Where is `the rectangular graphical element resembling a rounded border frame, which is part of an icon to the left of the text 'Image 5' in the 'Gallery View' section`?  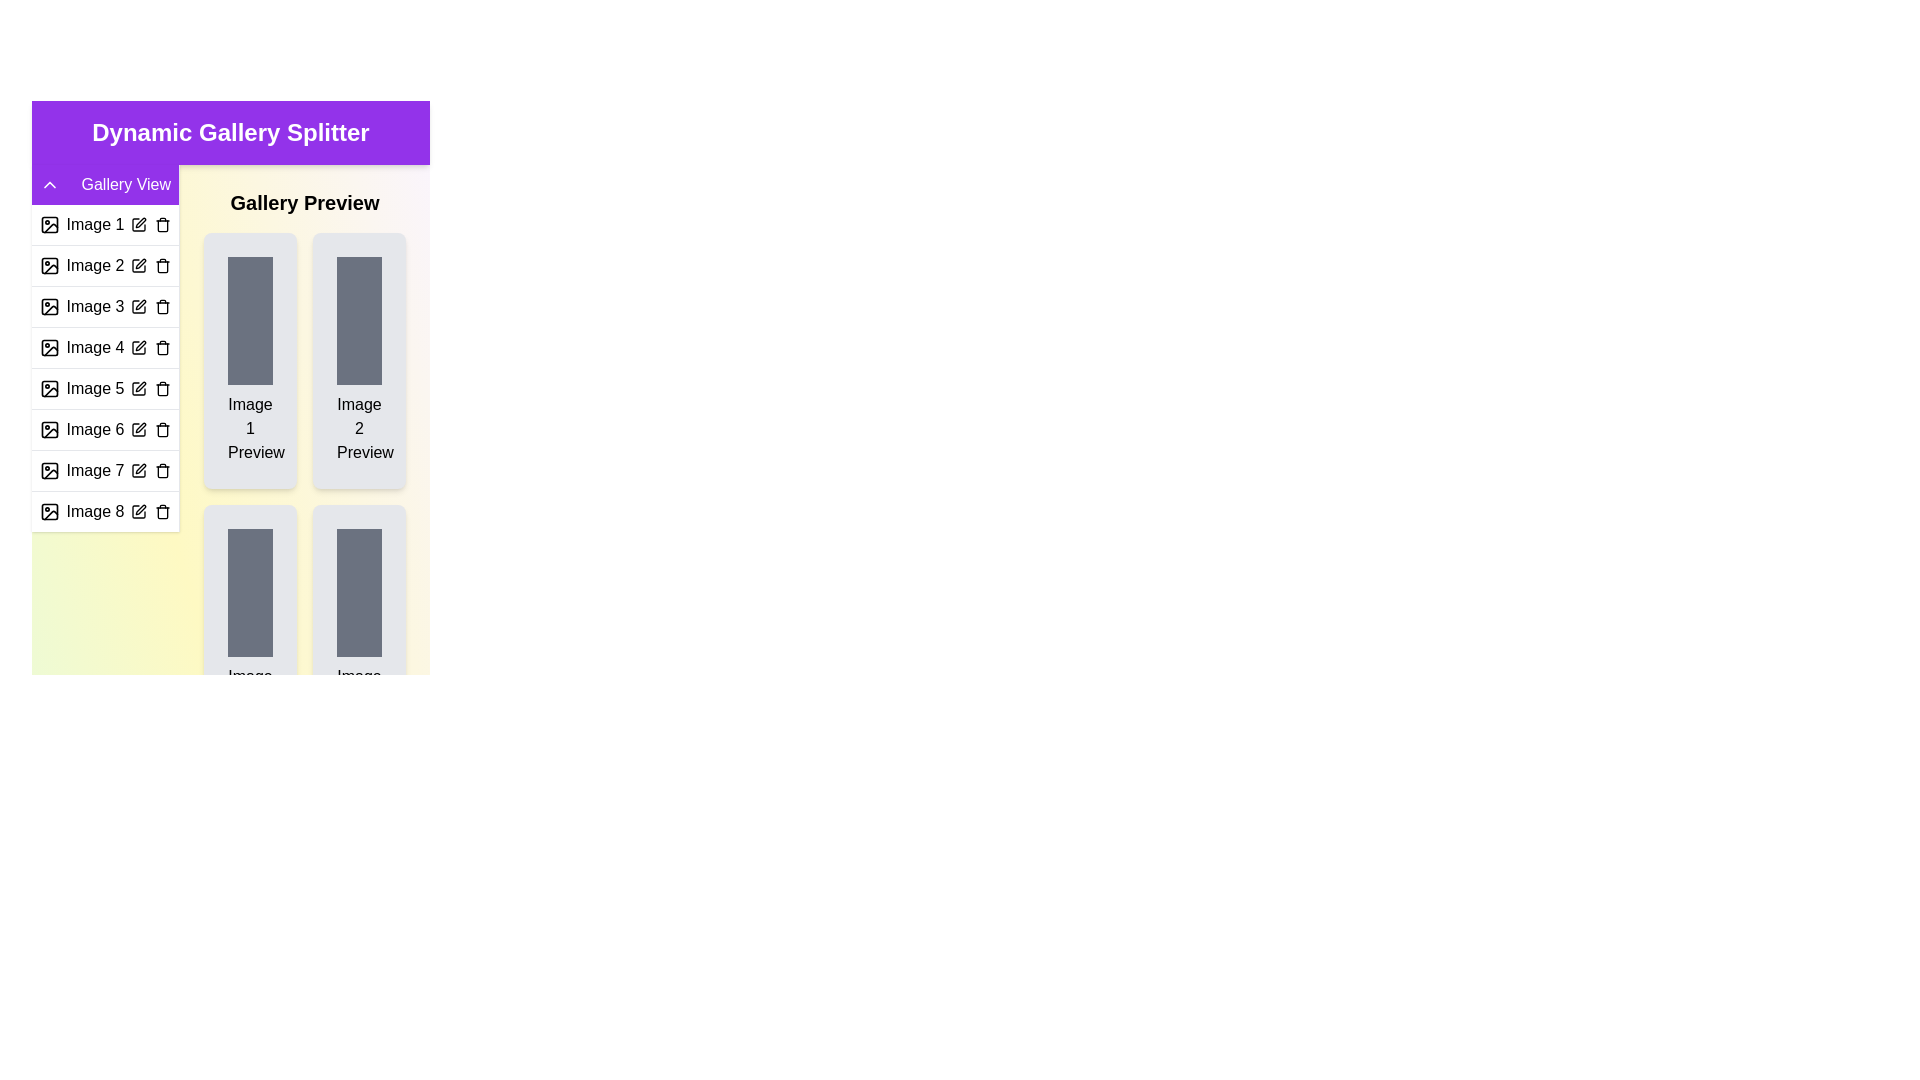 the rectangular graphical element resembling a rounded border frame, which is part of an icon to the left of the text 'Image 5' in the 'Gallery View' section is located at coordinates (49, 389).